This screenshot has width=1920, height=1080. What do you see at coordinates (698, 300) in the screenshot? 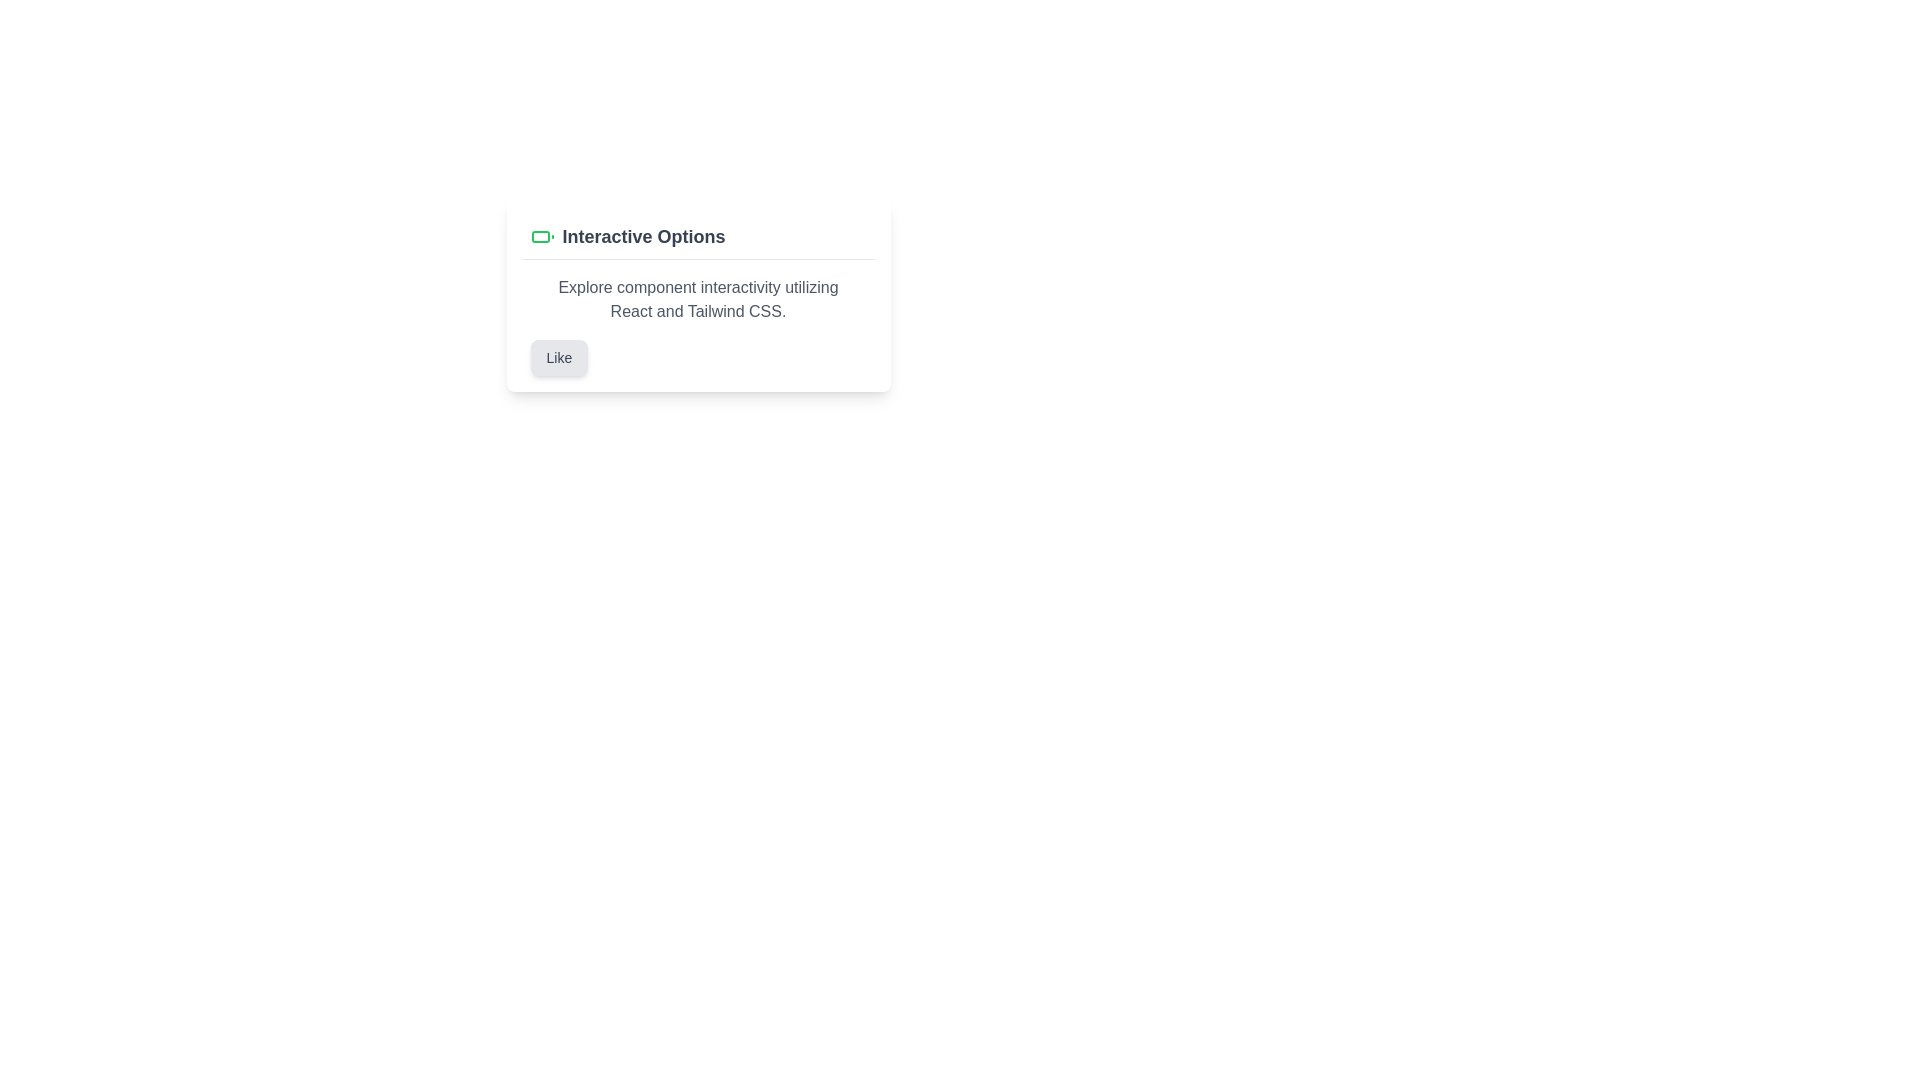
I see `the static text block that provides insight or instructions about the interactive options available, located below the 'Interactive Options' heading and above the 'Like' button` at bounding box center [698, 300].